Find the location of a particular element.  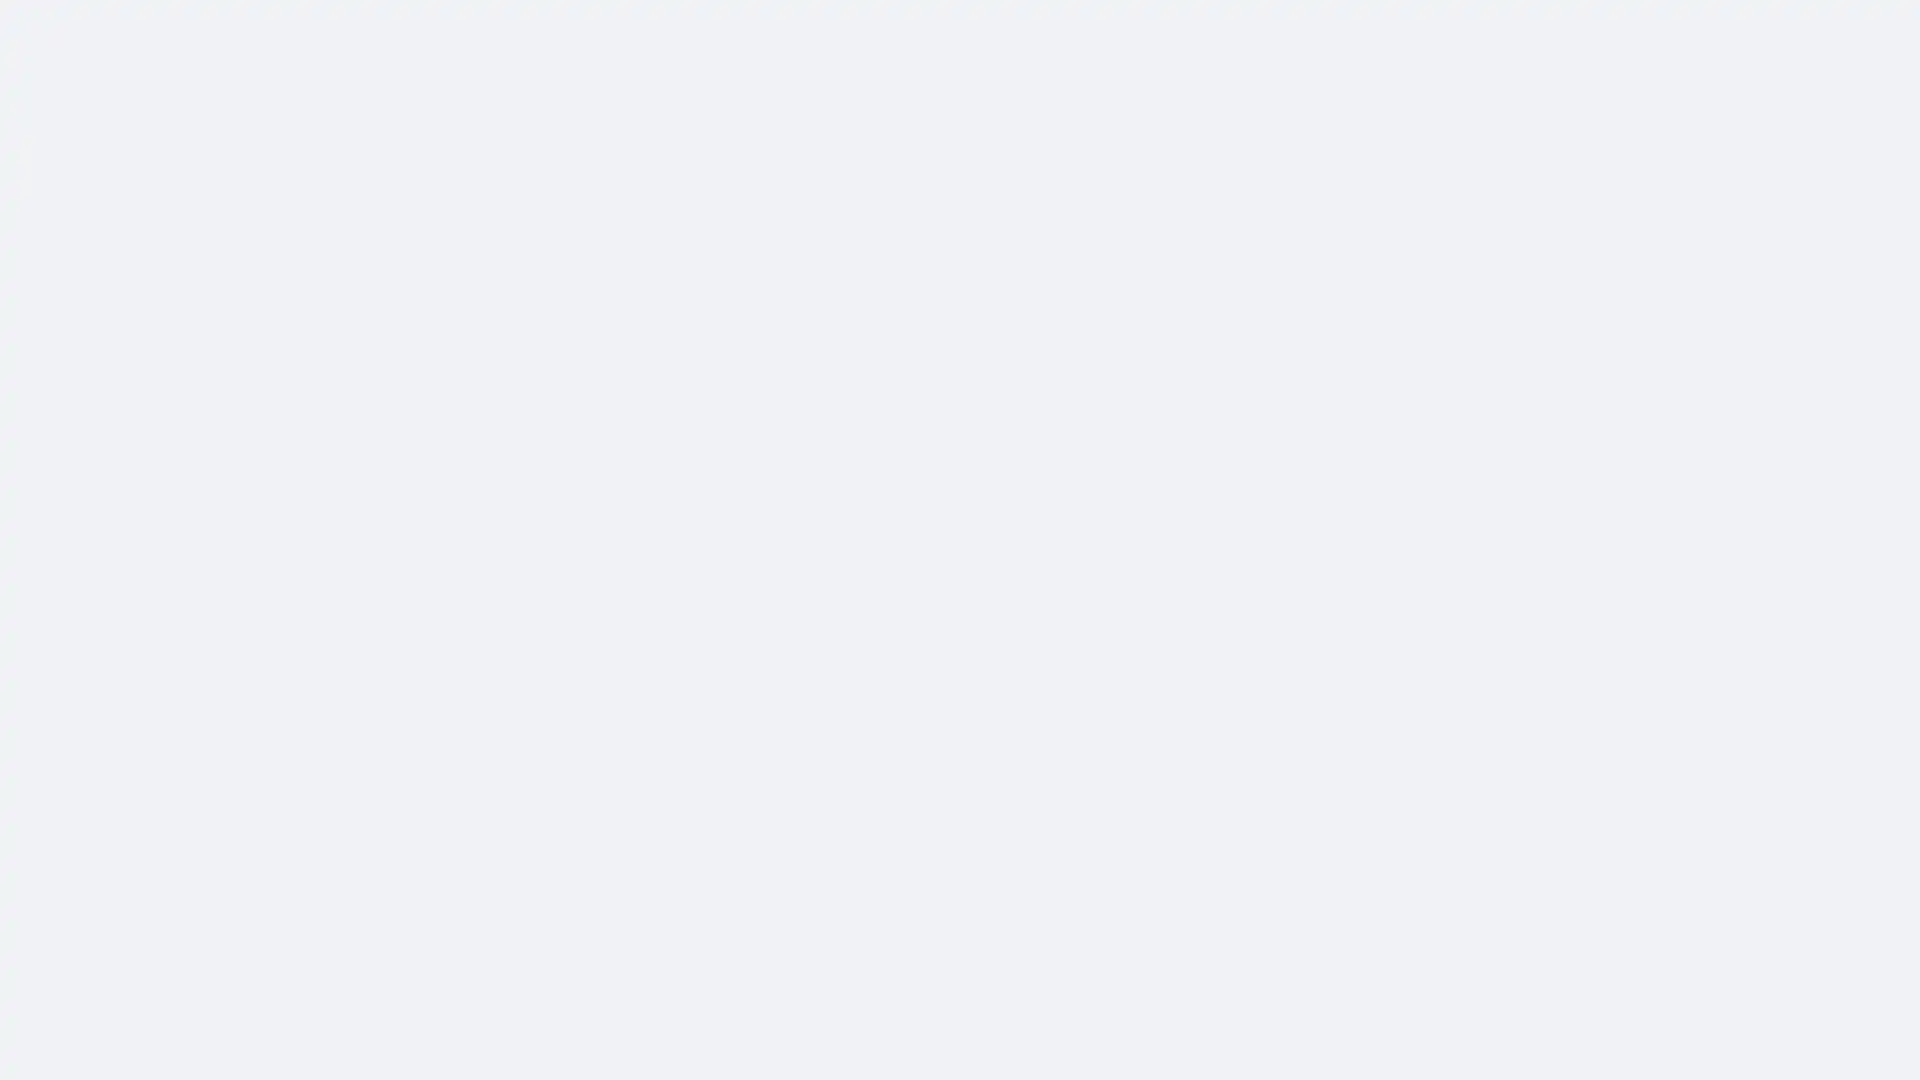

Comment is located at coordinates (1147, 1048).